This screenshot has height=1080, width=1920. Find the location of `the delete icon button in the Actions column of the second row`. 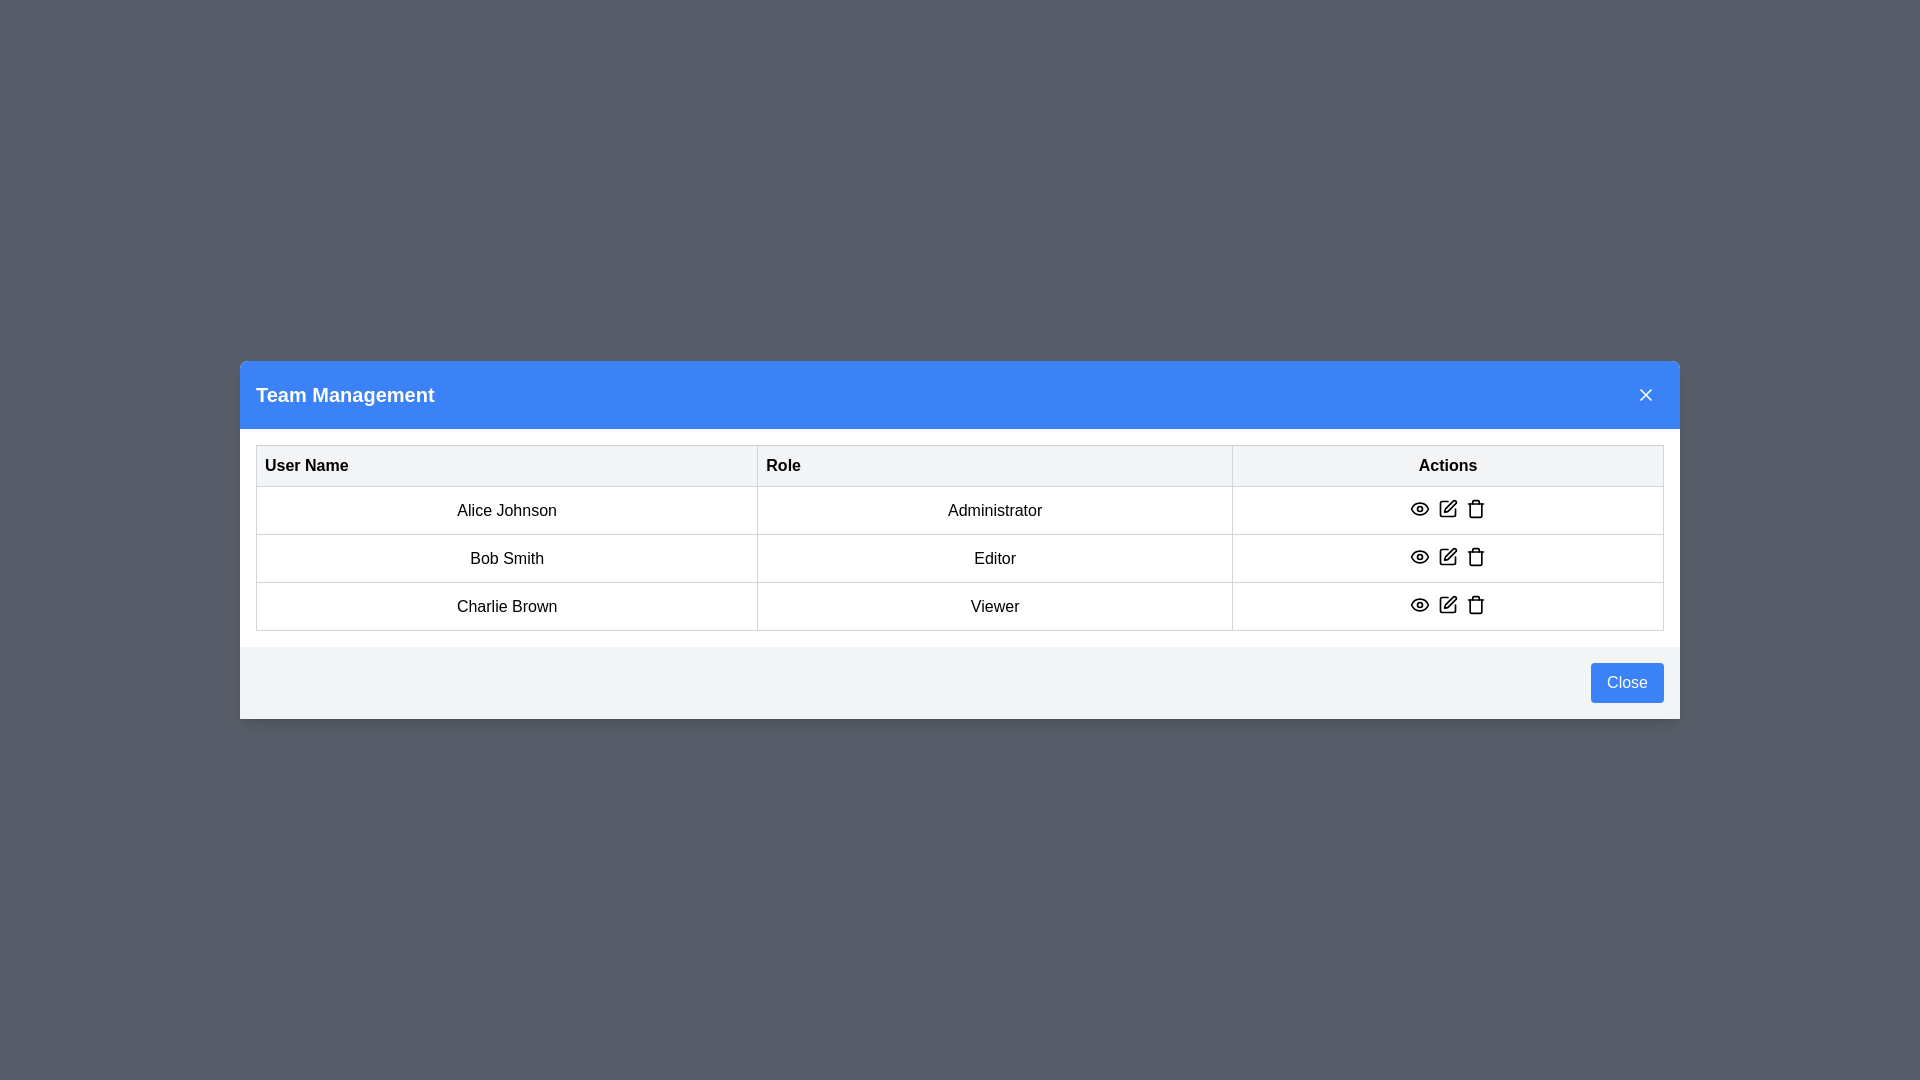

the delete icon button in the Actions column of the second row is located at coordinates (1476, 556).